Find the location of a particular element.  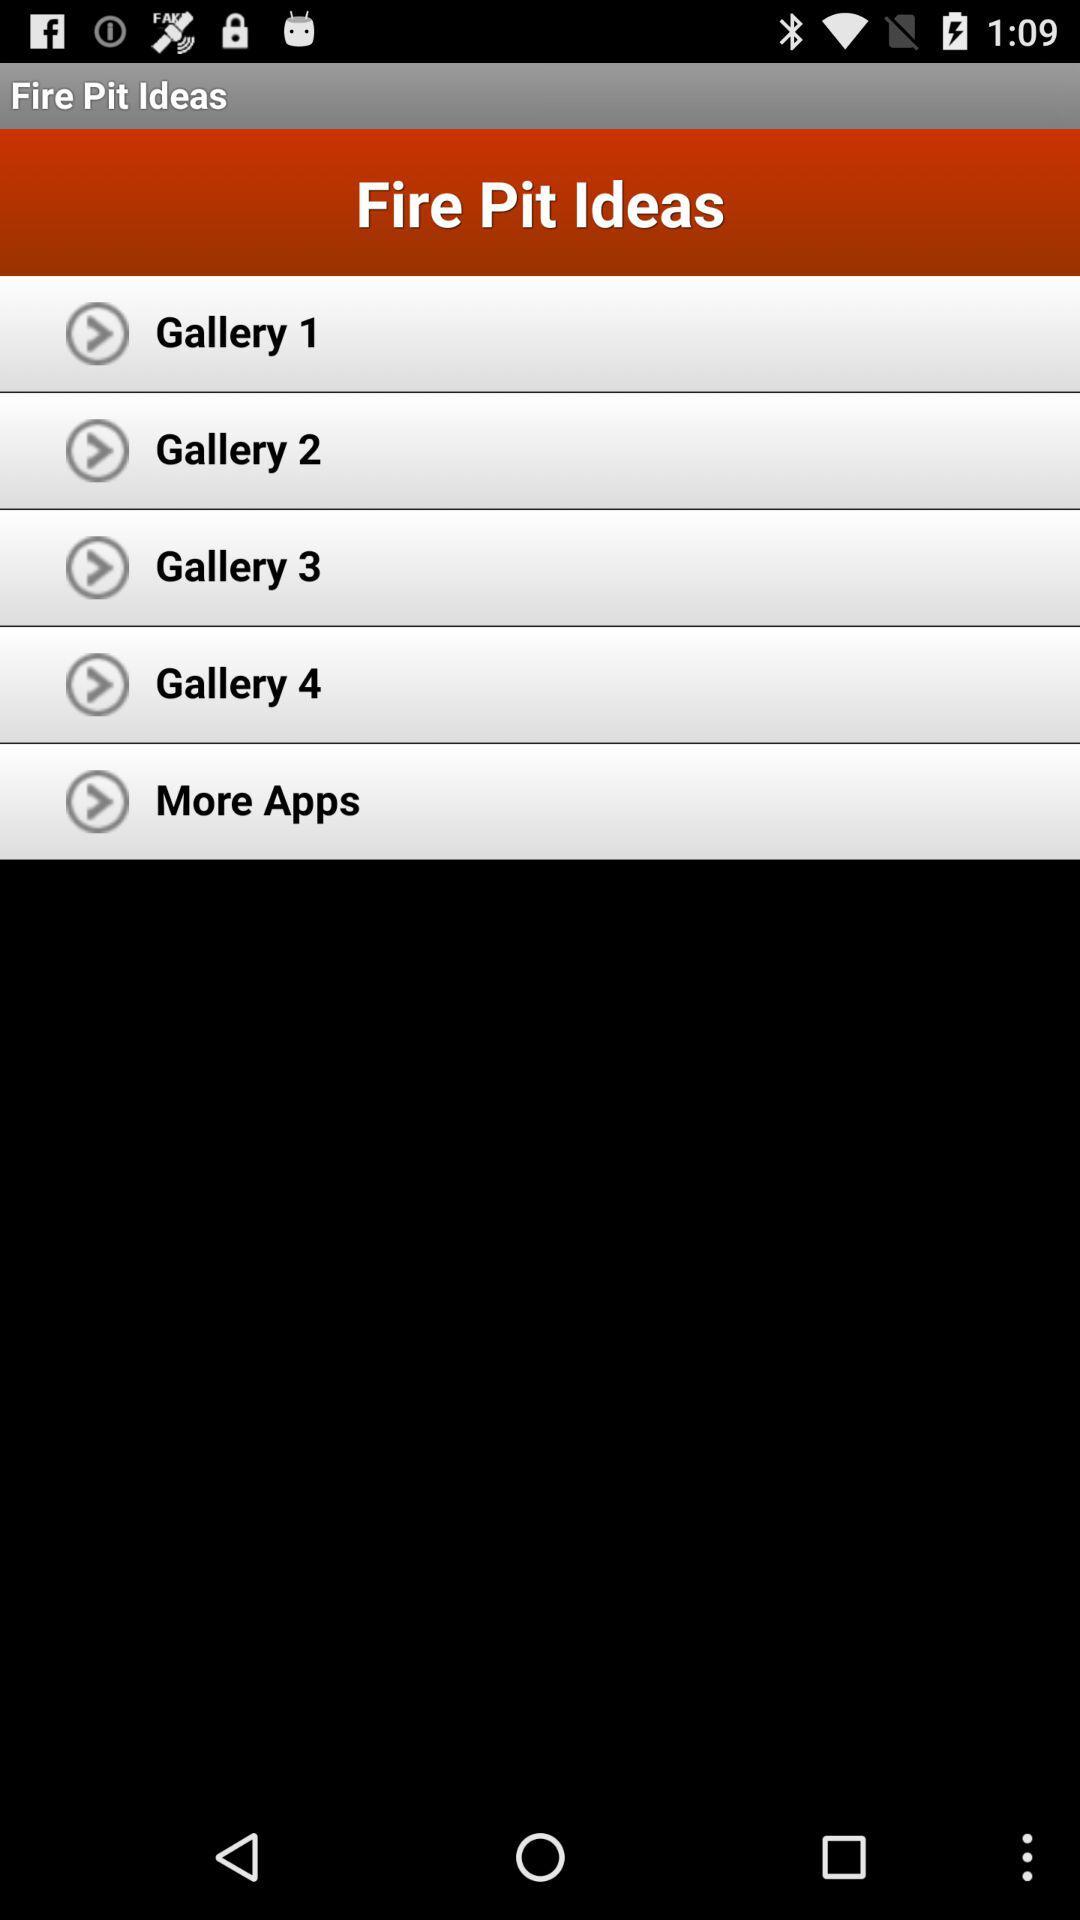

gallery 3 is located at coordinates (237, 563).